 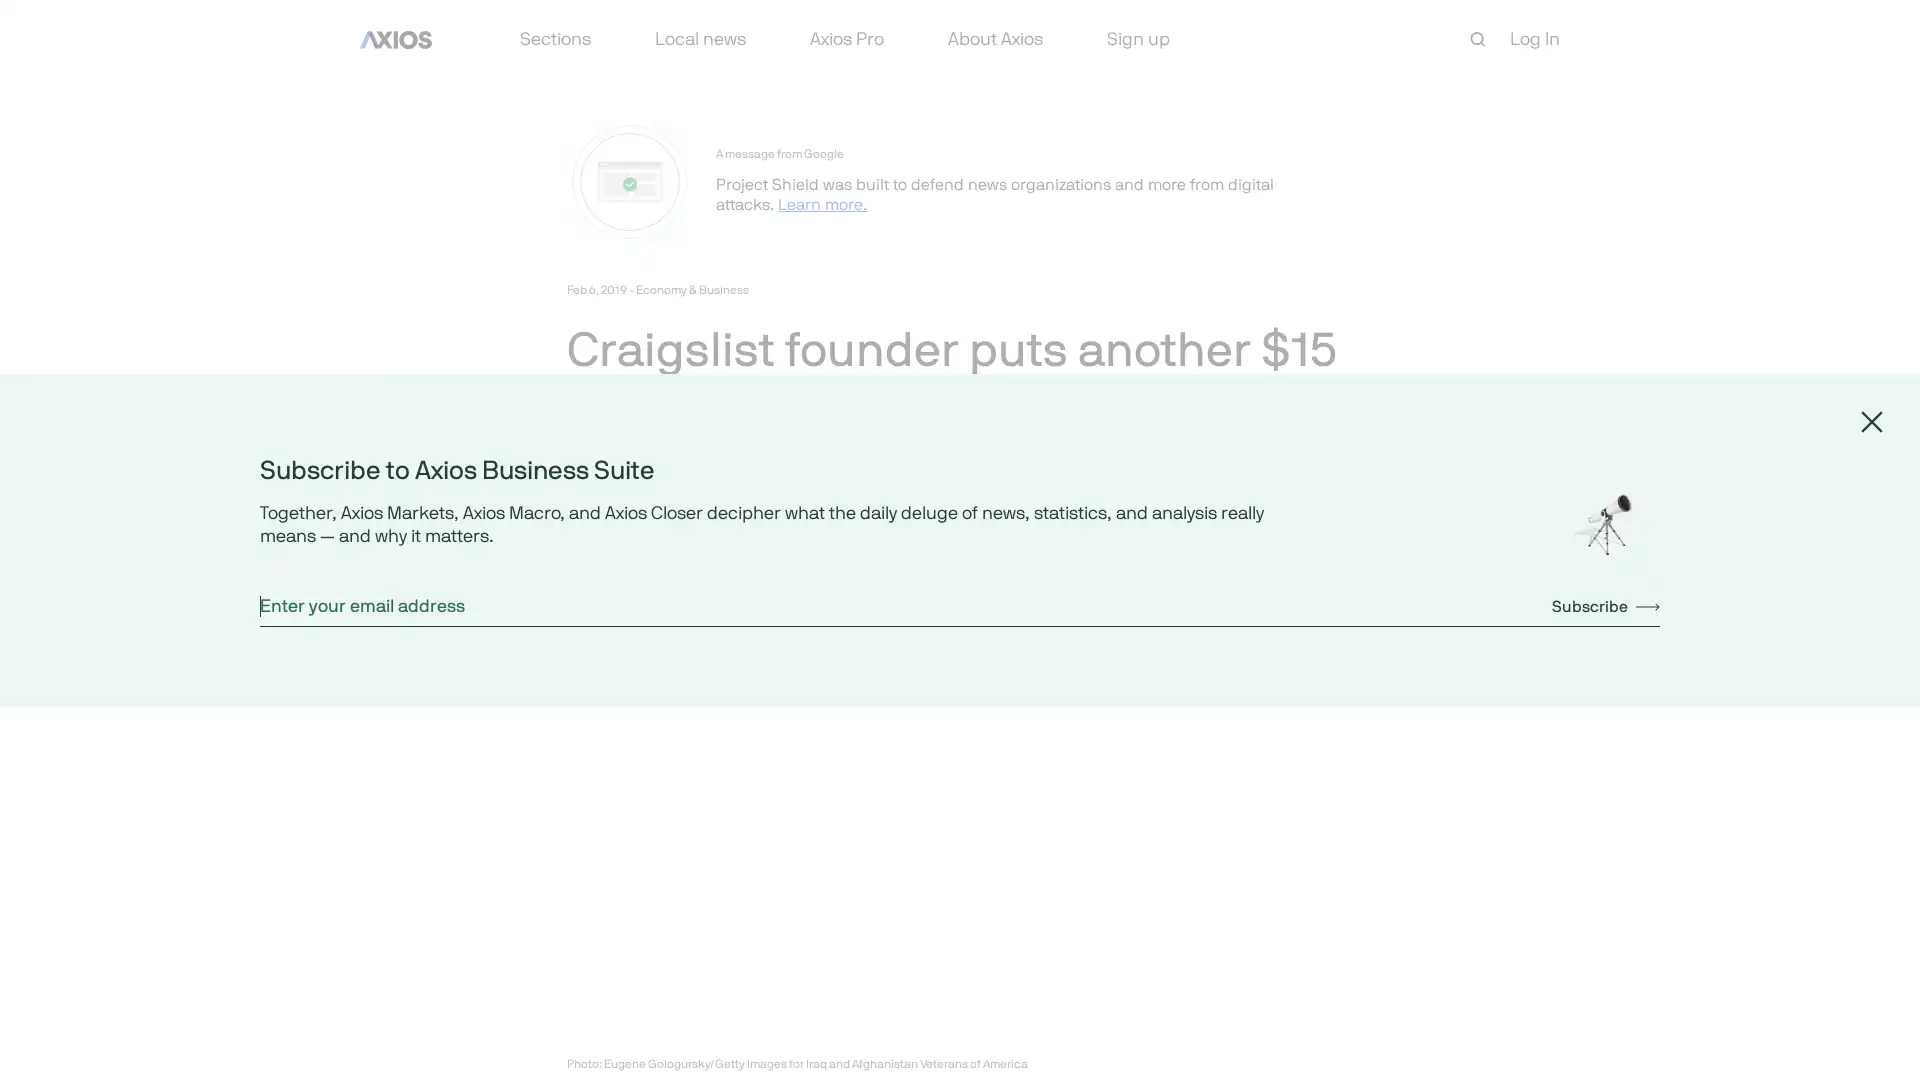 I want to click on facebook, so click(x=580, y=543).